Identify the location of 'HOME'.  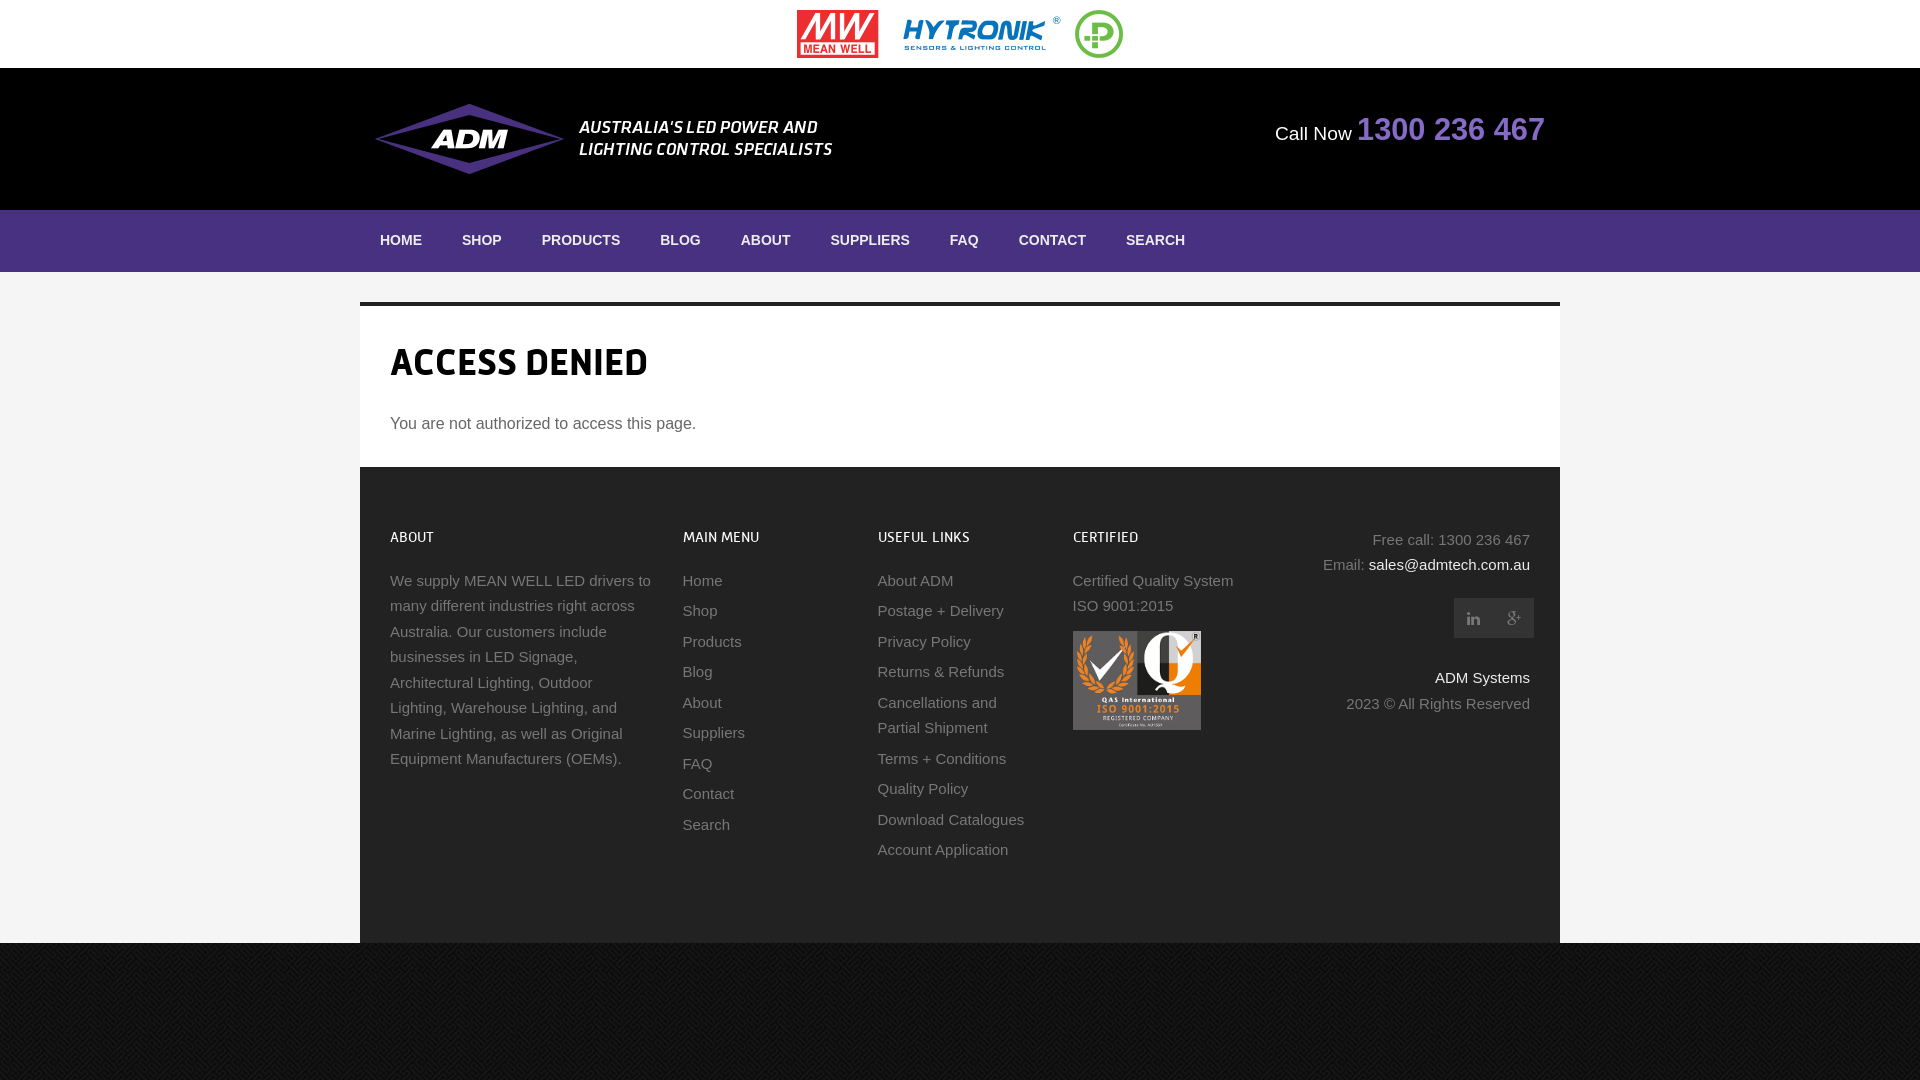
(360, 239).